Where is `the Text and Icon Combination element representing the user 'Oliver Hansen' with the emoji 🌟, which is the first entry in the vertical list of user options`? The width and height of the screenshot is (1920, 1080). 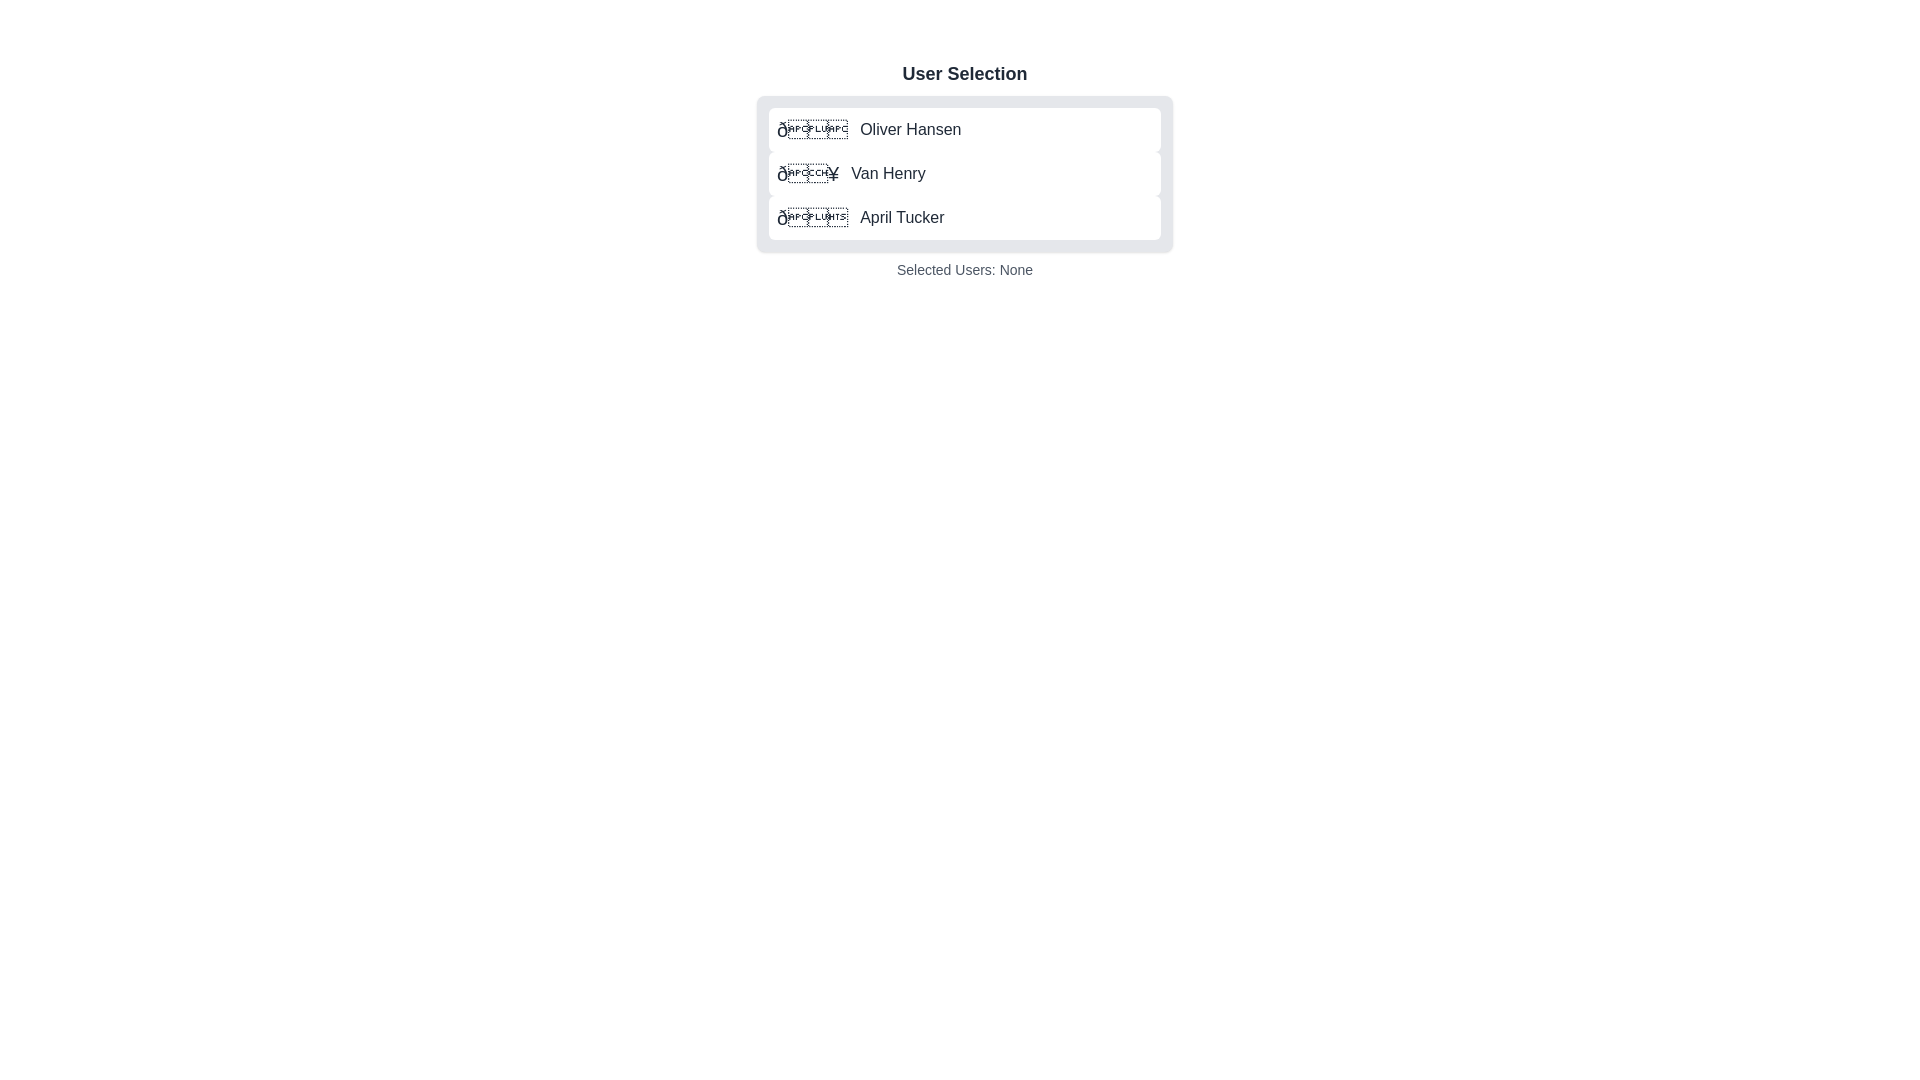
the Text and Icon Combination element representing the user 'Oliver Hansen' with the emoji 🌟, which is the first entry in the vertical list of user options is located at coordinates (869, 130).